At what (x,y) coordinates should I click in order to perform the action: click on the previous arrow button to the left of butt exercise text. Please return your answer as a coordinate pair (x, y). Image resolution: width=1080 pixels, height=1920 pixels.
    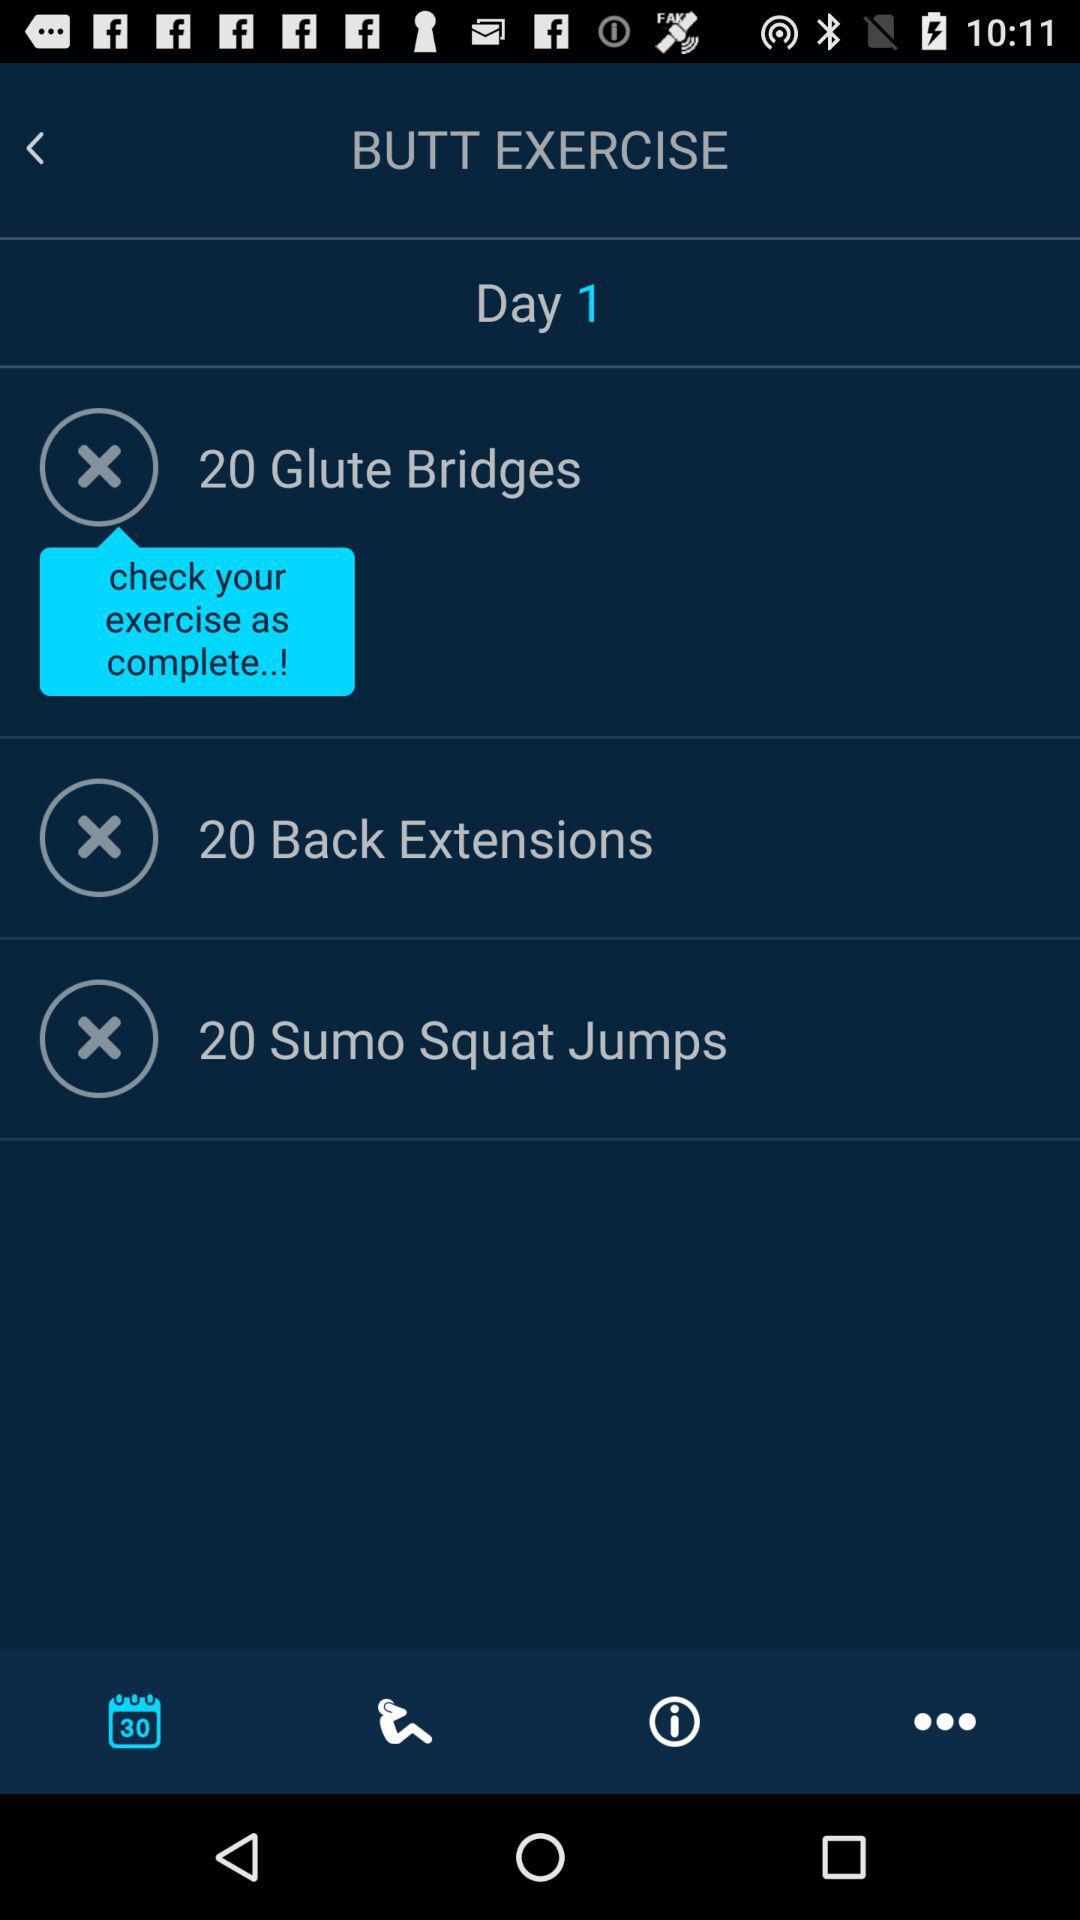
    Looking at the image, I should click on (34, 147).